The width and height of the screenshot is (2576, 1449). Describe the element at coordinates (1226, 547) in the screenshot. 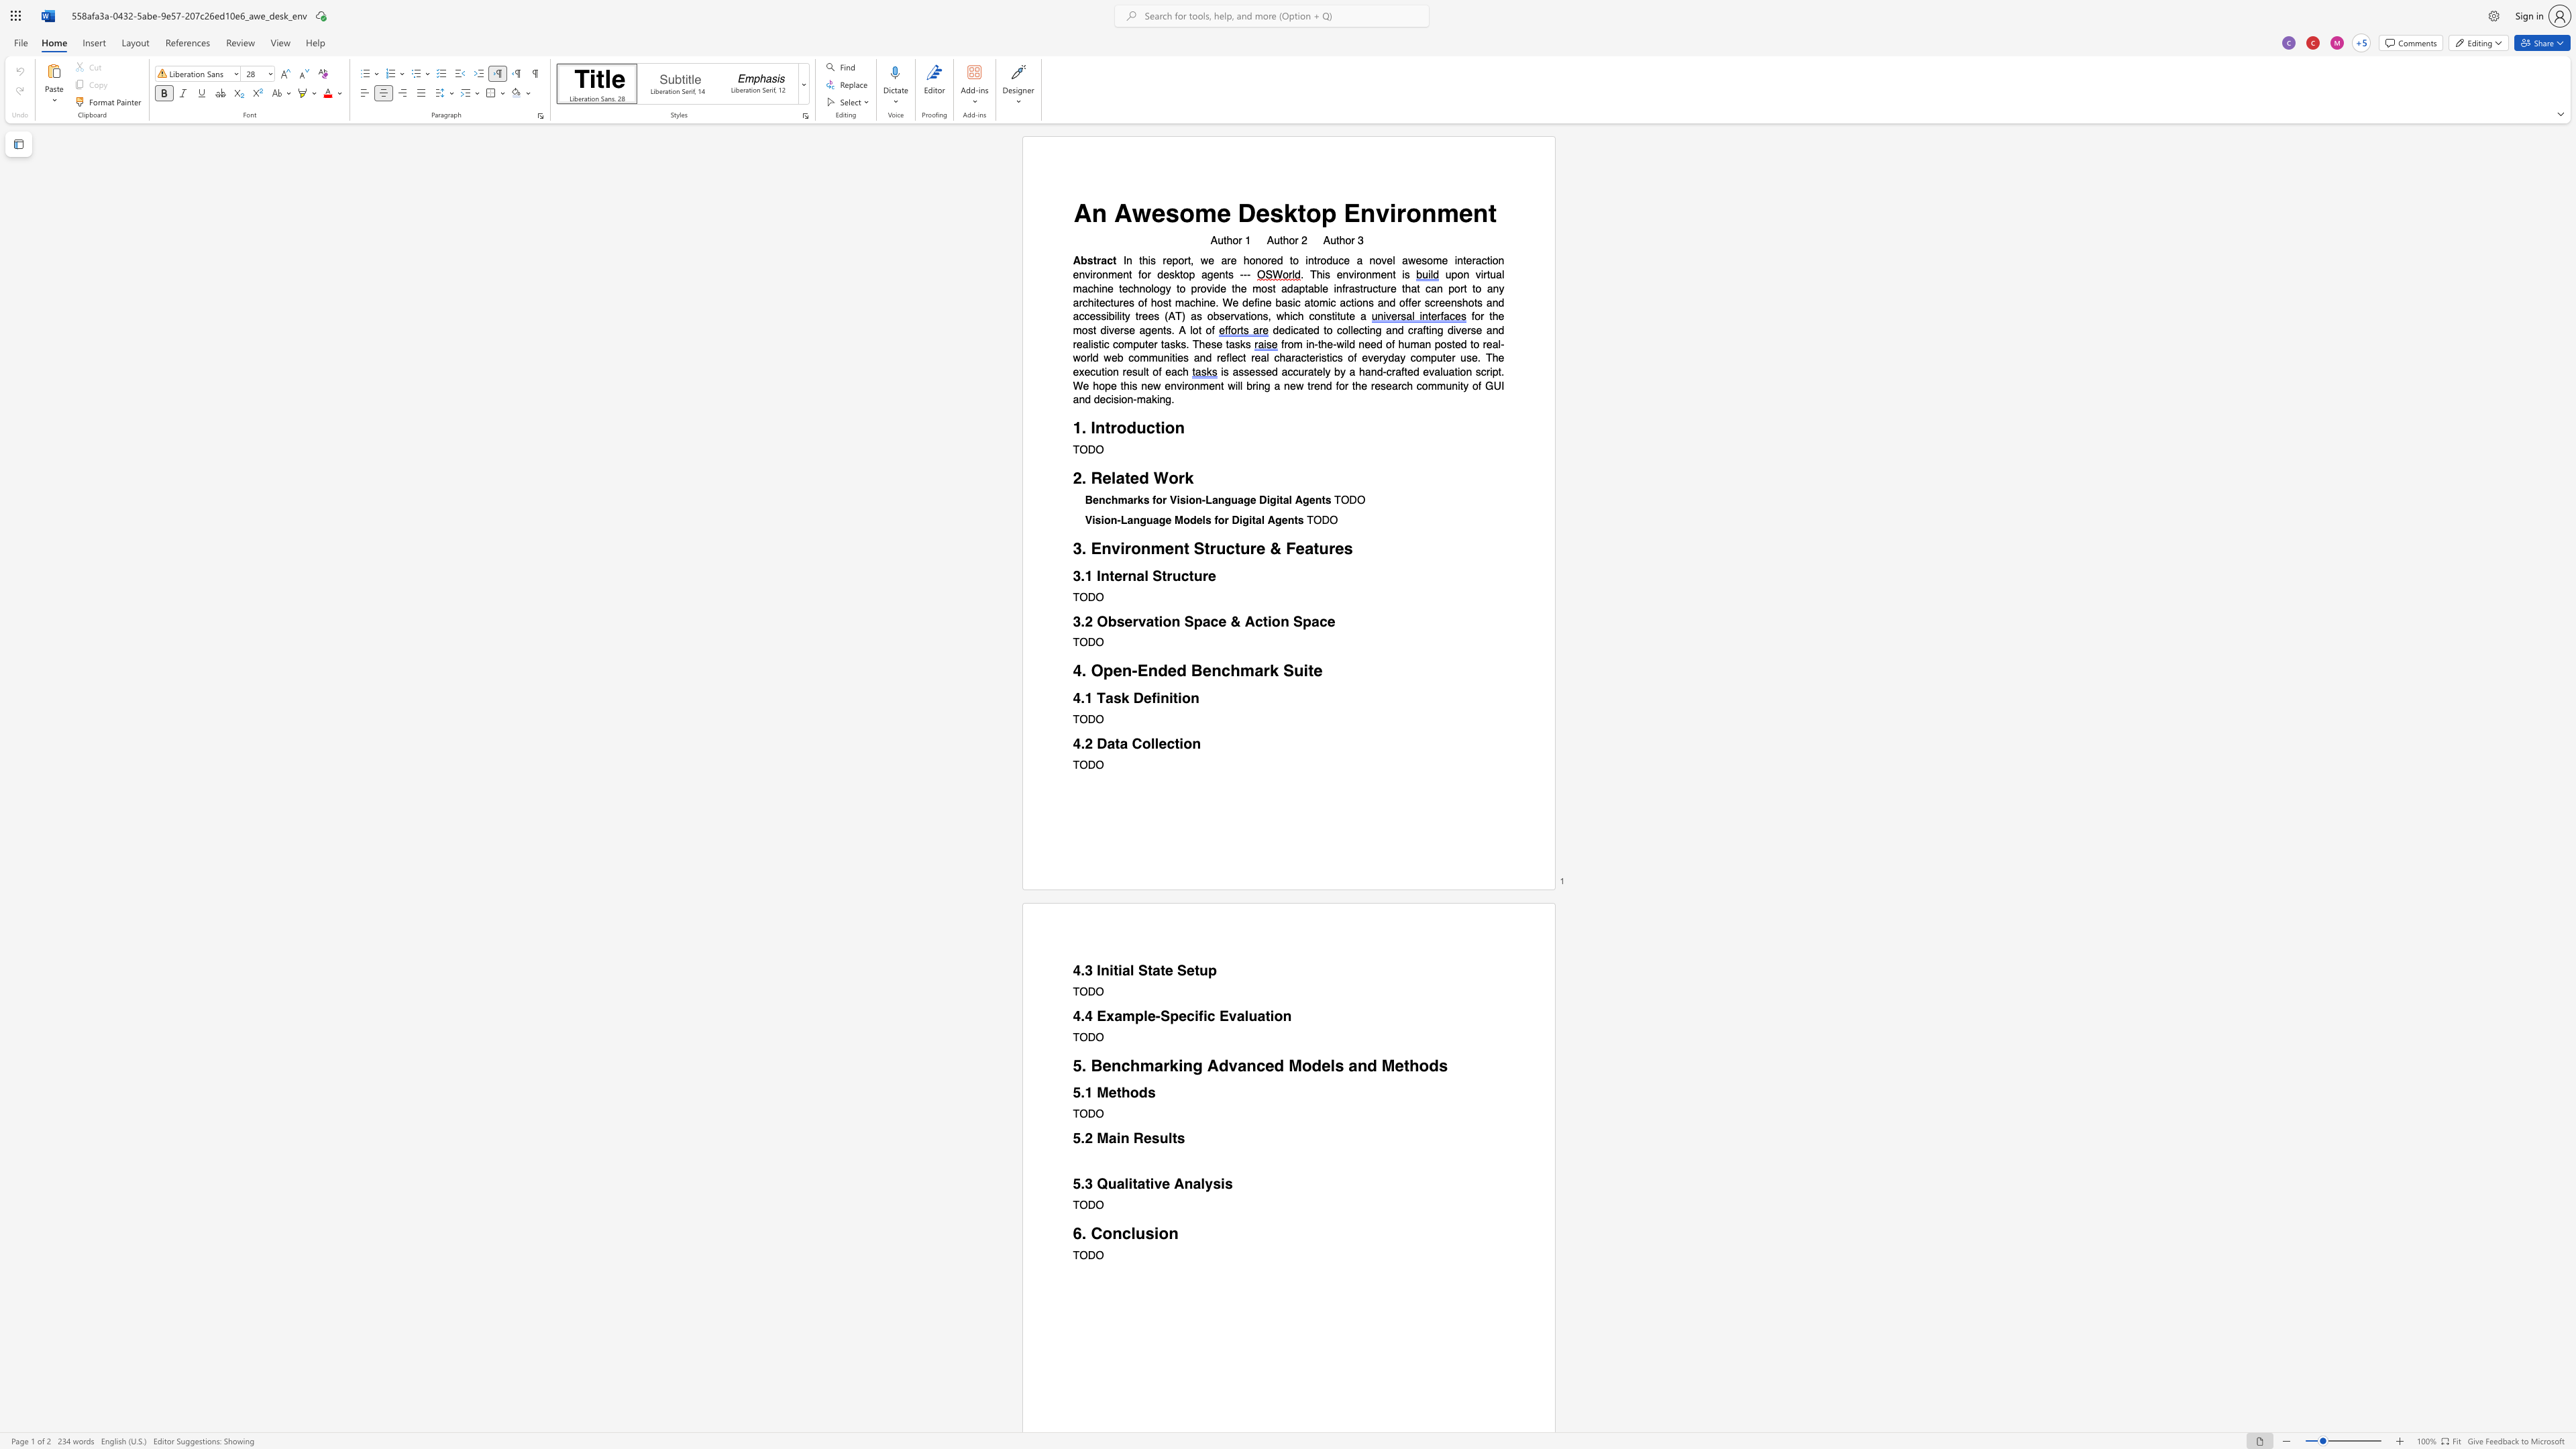

I see `the subset text "cture & Fea" within the text "3. Environment Structure & Features"` at that location.